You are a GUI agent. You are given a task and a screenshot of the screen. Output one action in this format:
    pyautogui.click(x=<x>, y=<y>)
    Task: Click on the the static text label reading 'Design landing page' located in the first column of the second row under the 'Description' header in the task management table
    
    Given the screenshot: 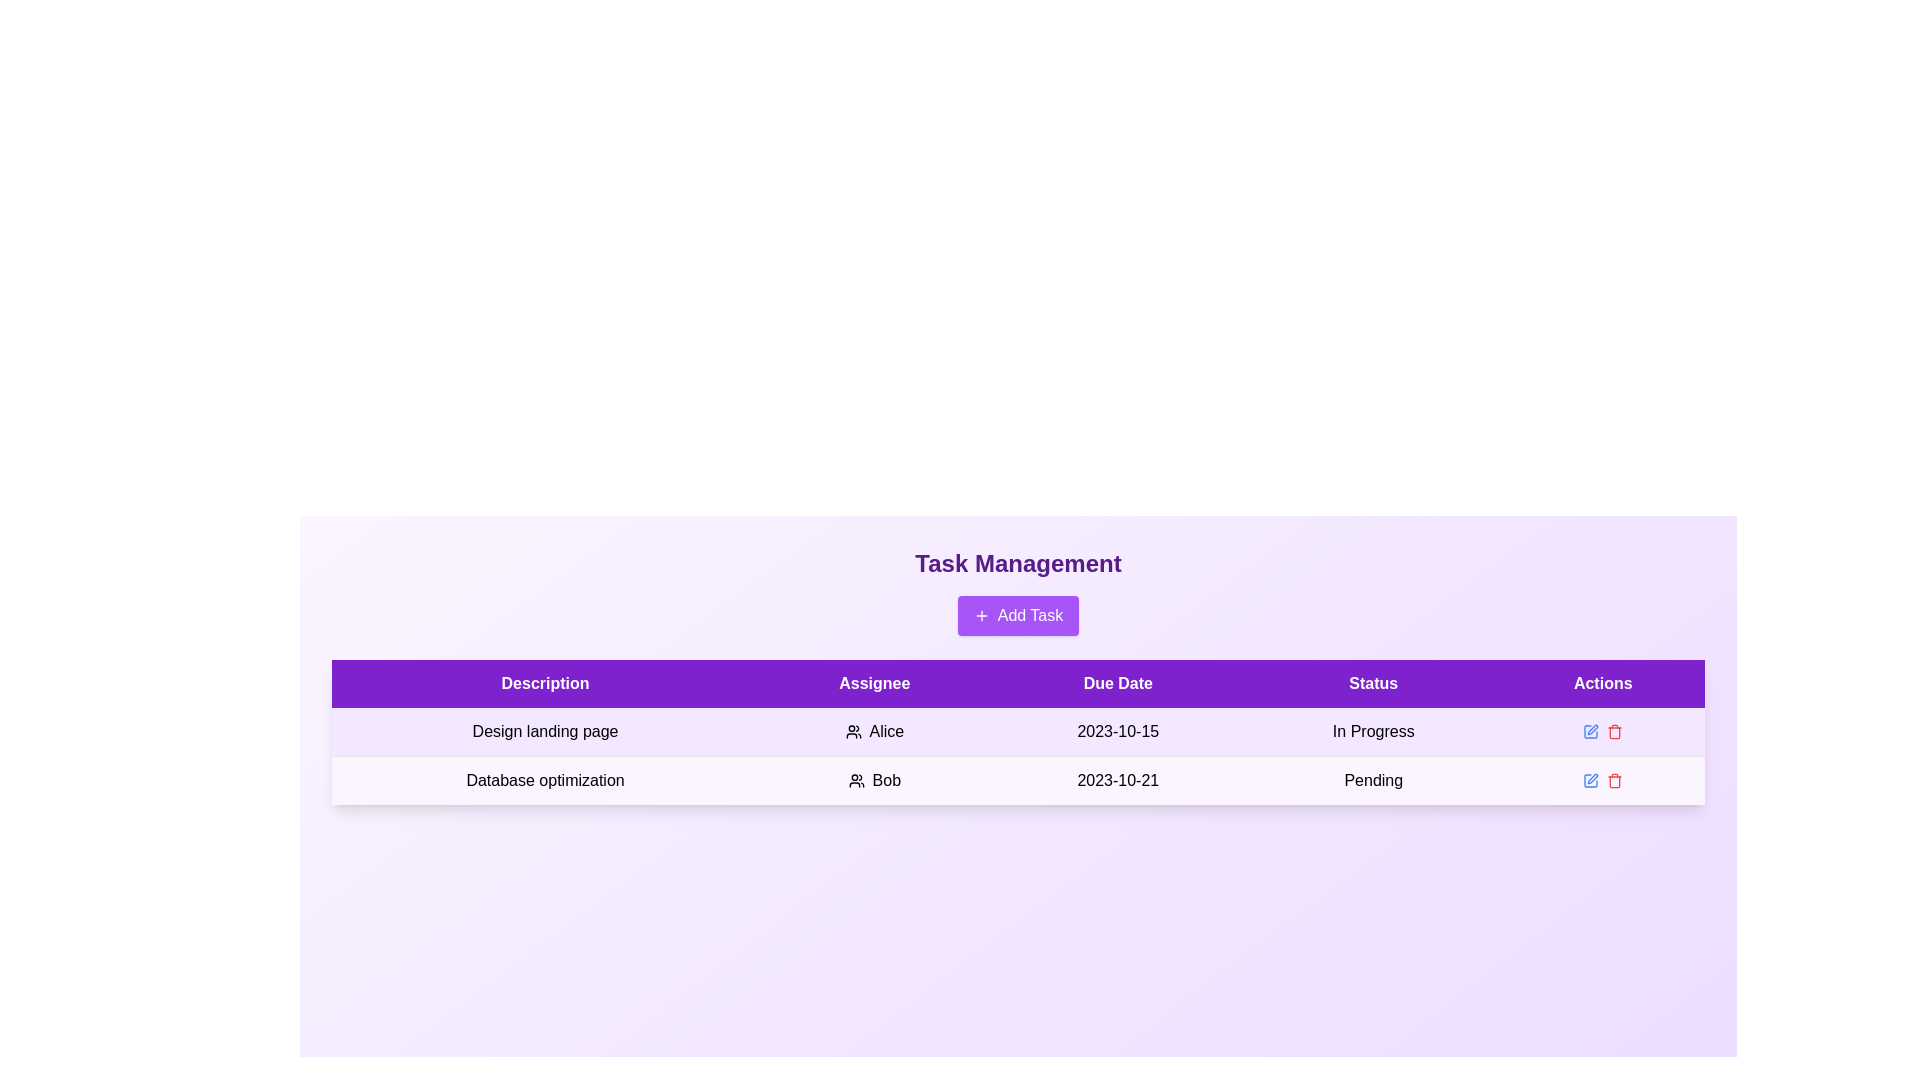 What is the action you would take?
    pyautogui.click(x=545, y=732)
    